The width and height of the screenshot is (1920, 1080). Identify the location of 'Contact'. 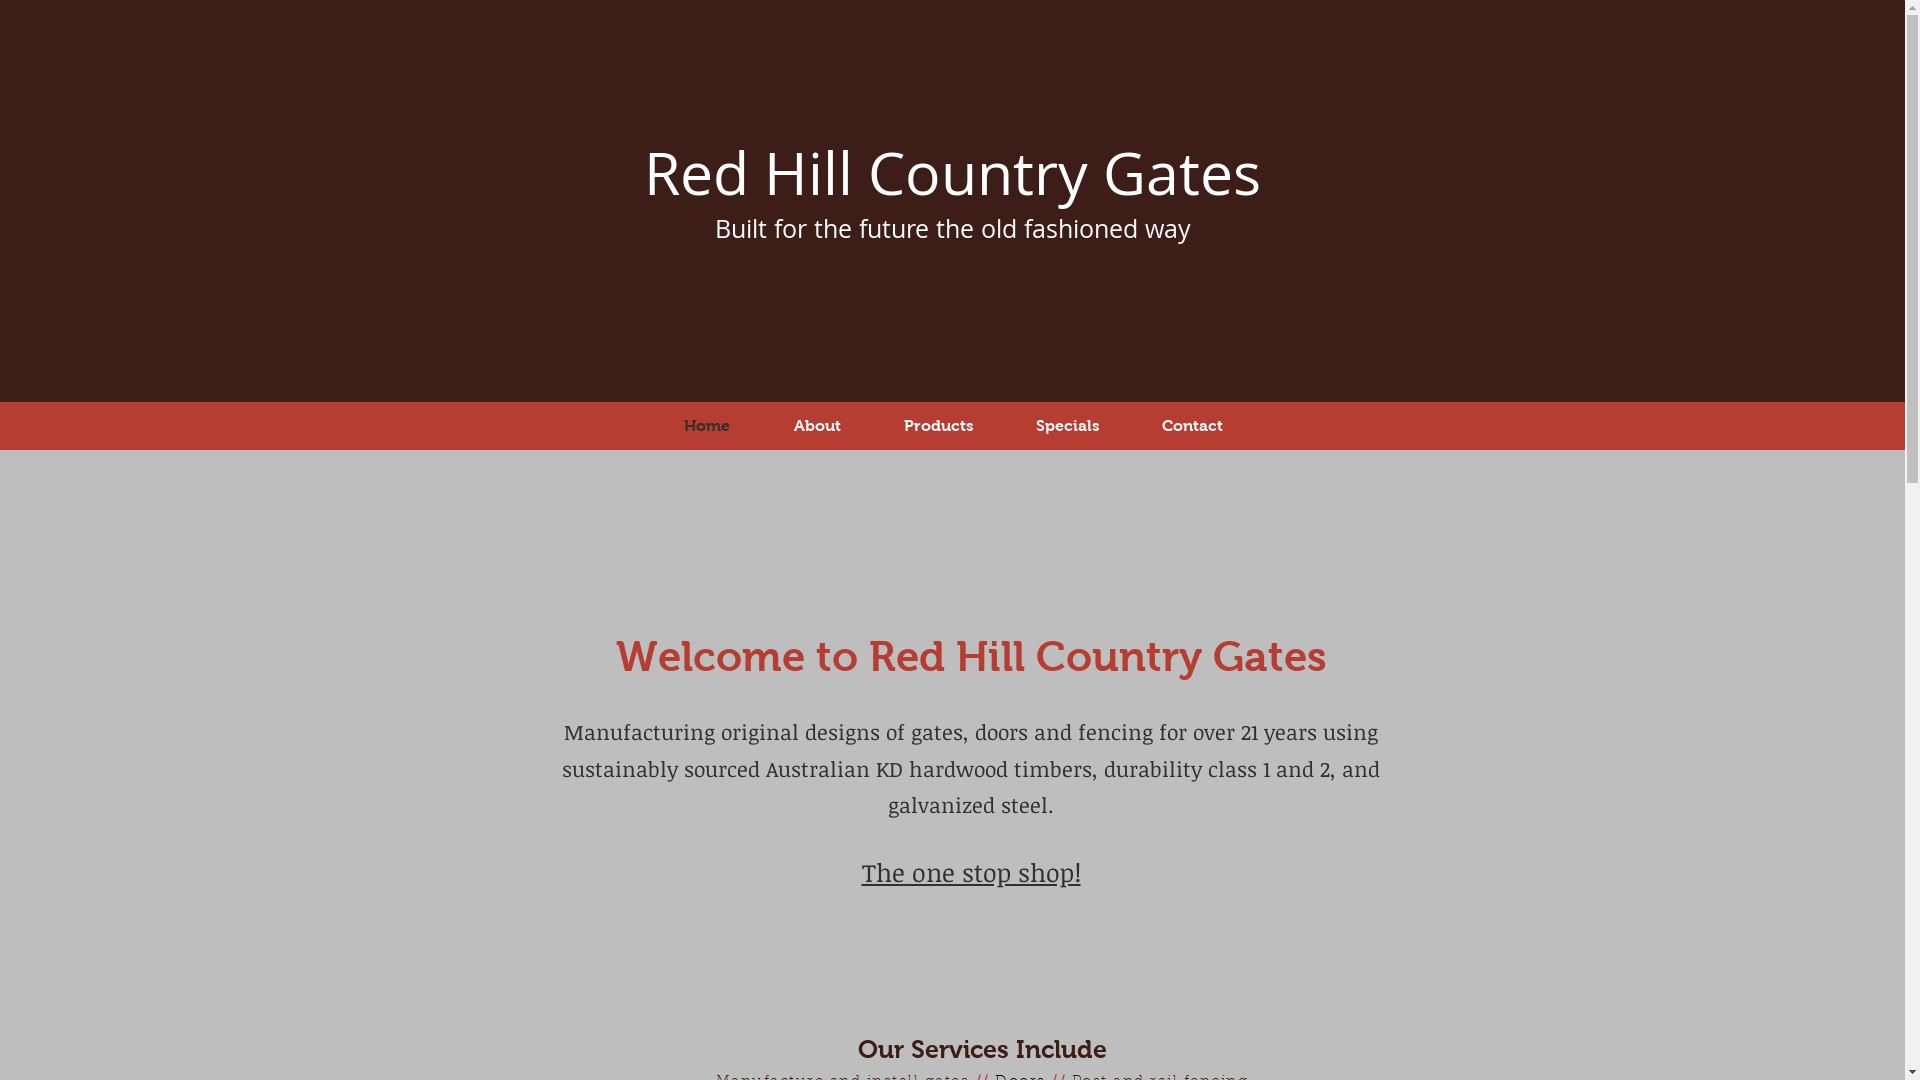
(1129, 424).